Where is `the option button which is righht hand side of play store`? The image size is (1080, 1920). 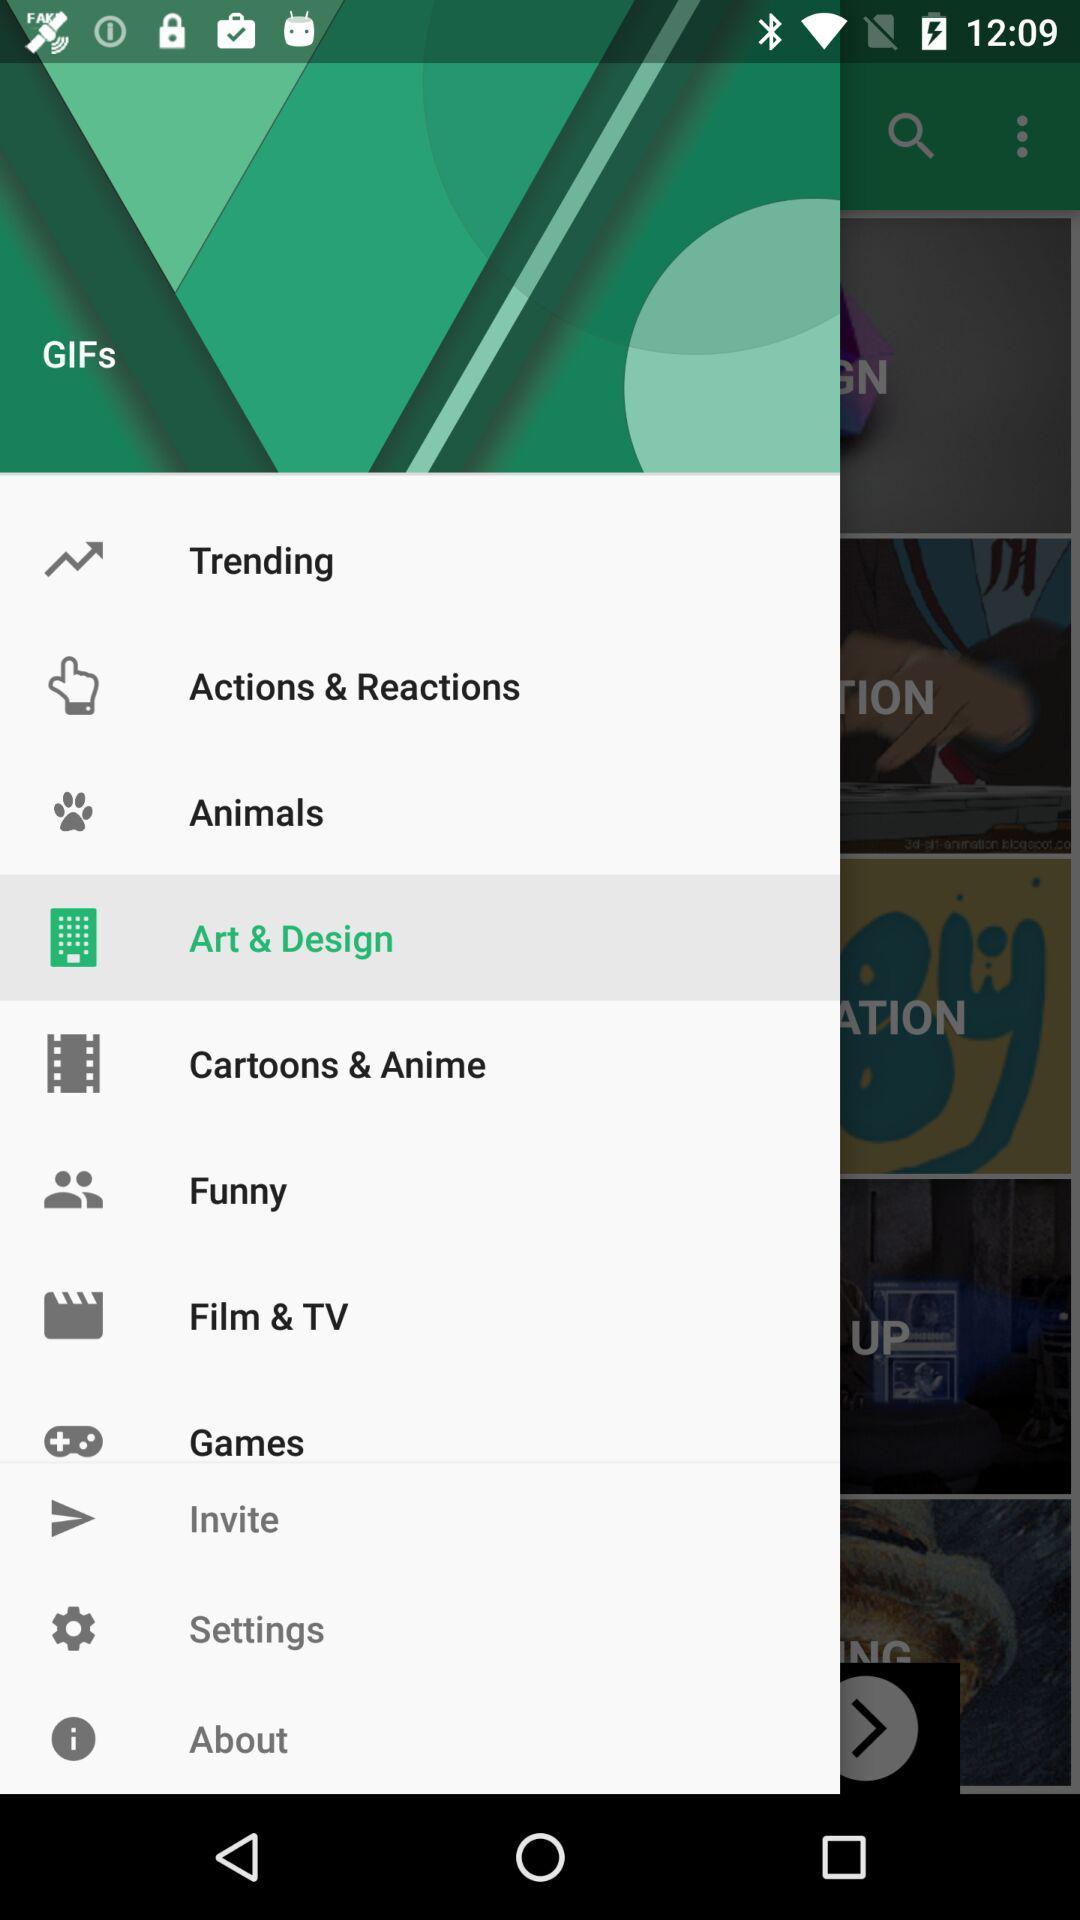
the option button which is righht hand side of play store is located at coordinates (1027, 136).